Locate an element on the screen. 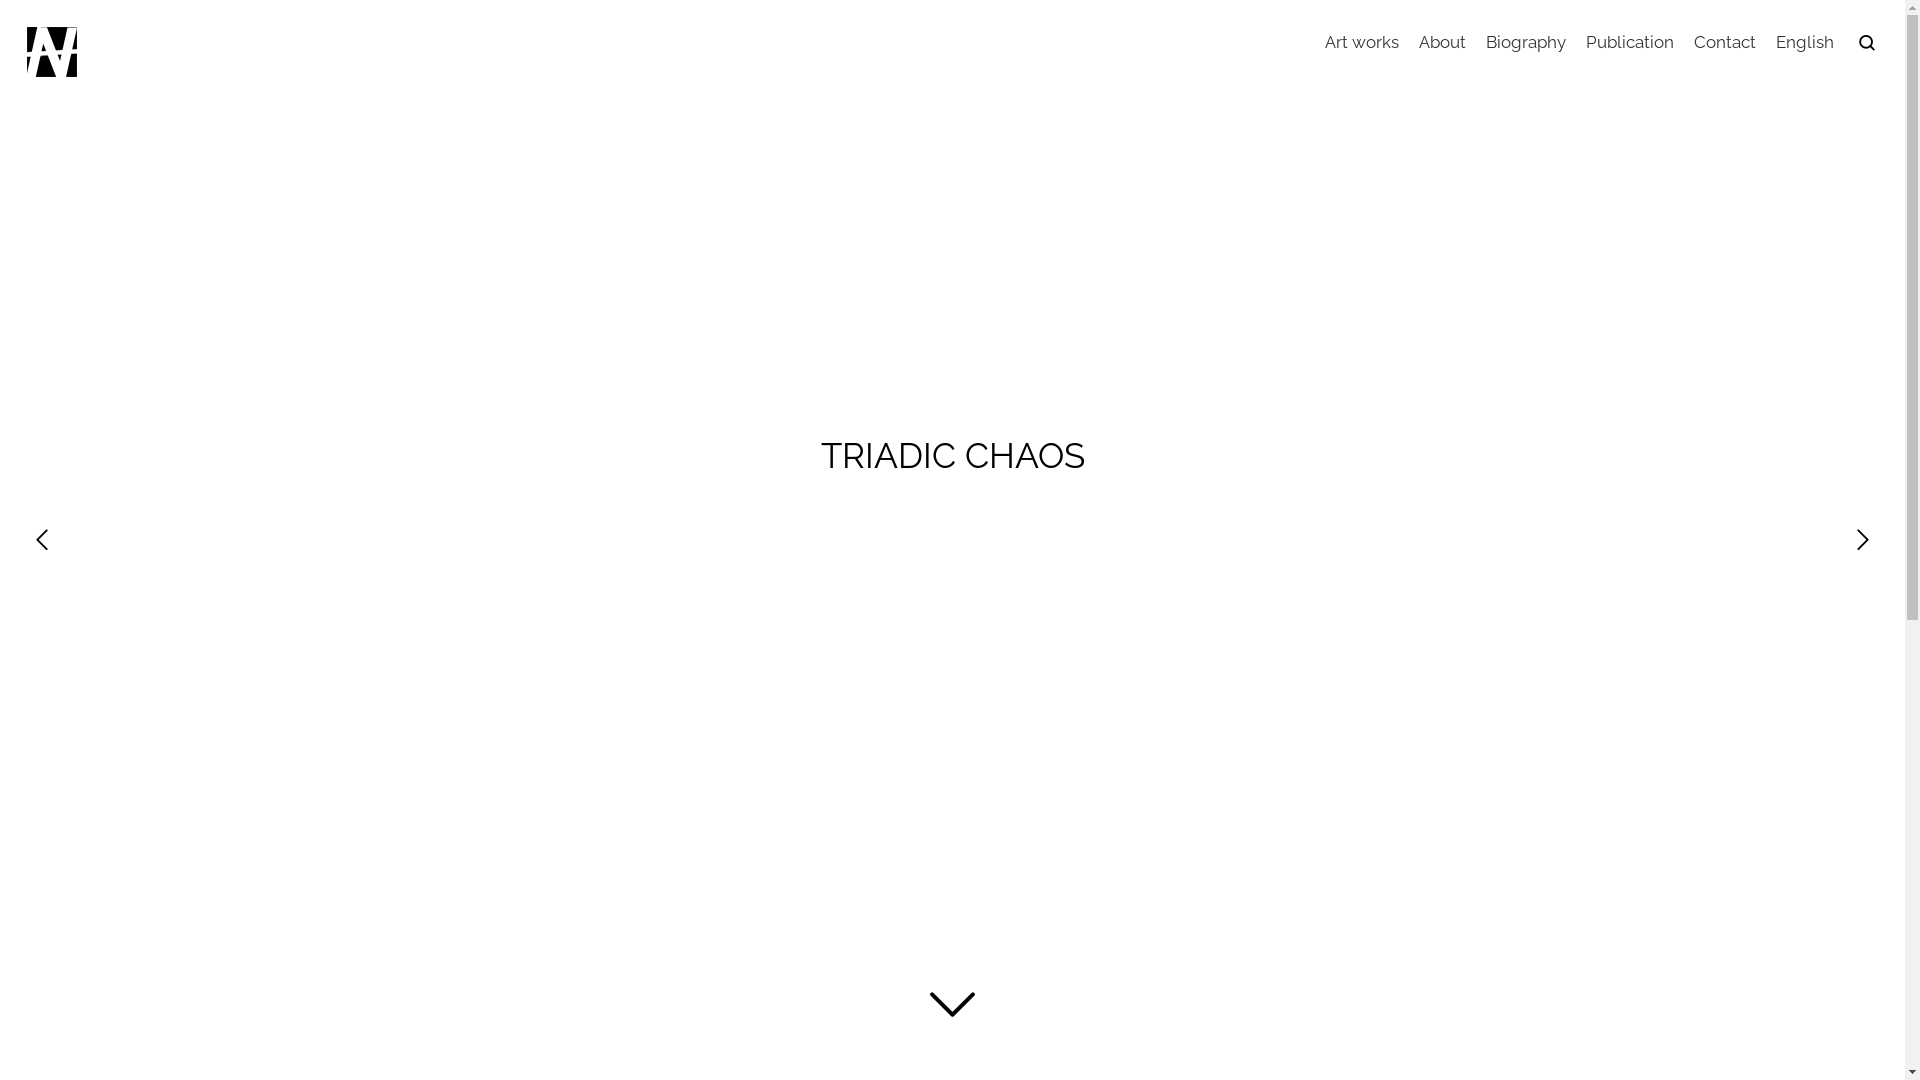 The height and width of the screenshot is (1080, 1920). 'Art works' is located at coordinates (1361, 42).